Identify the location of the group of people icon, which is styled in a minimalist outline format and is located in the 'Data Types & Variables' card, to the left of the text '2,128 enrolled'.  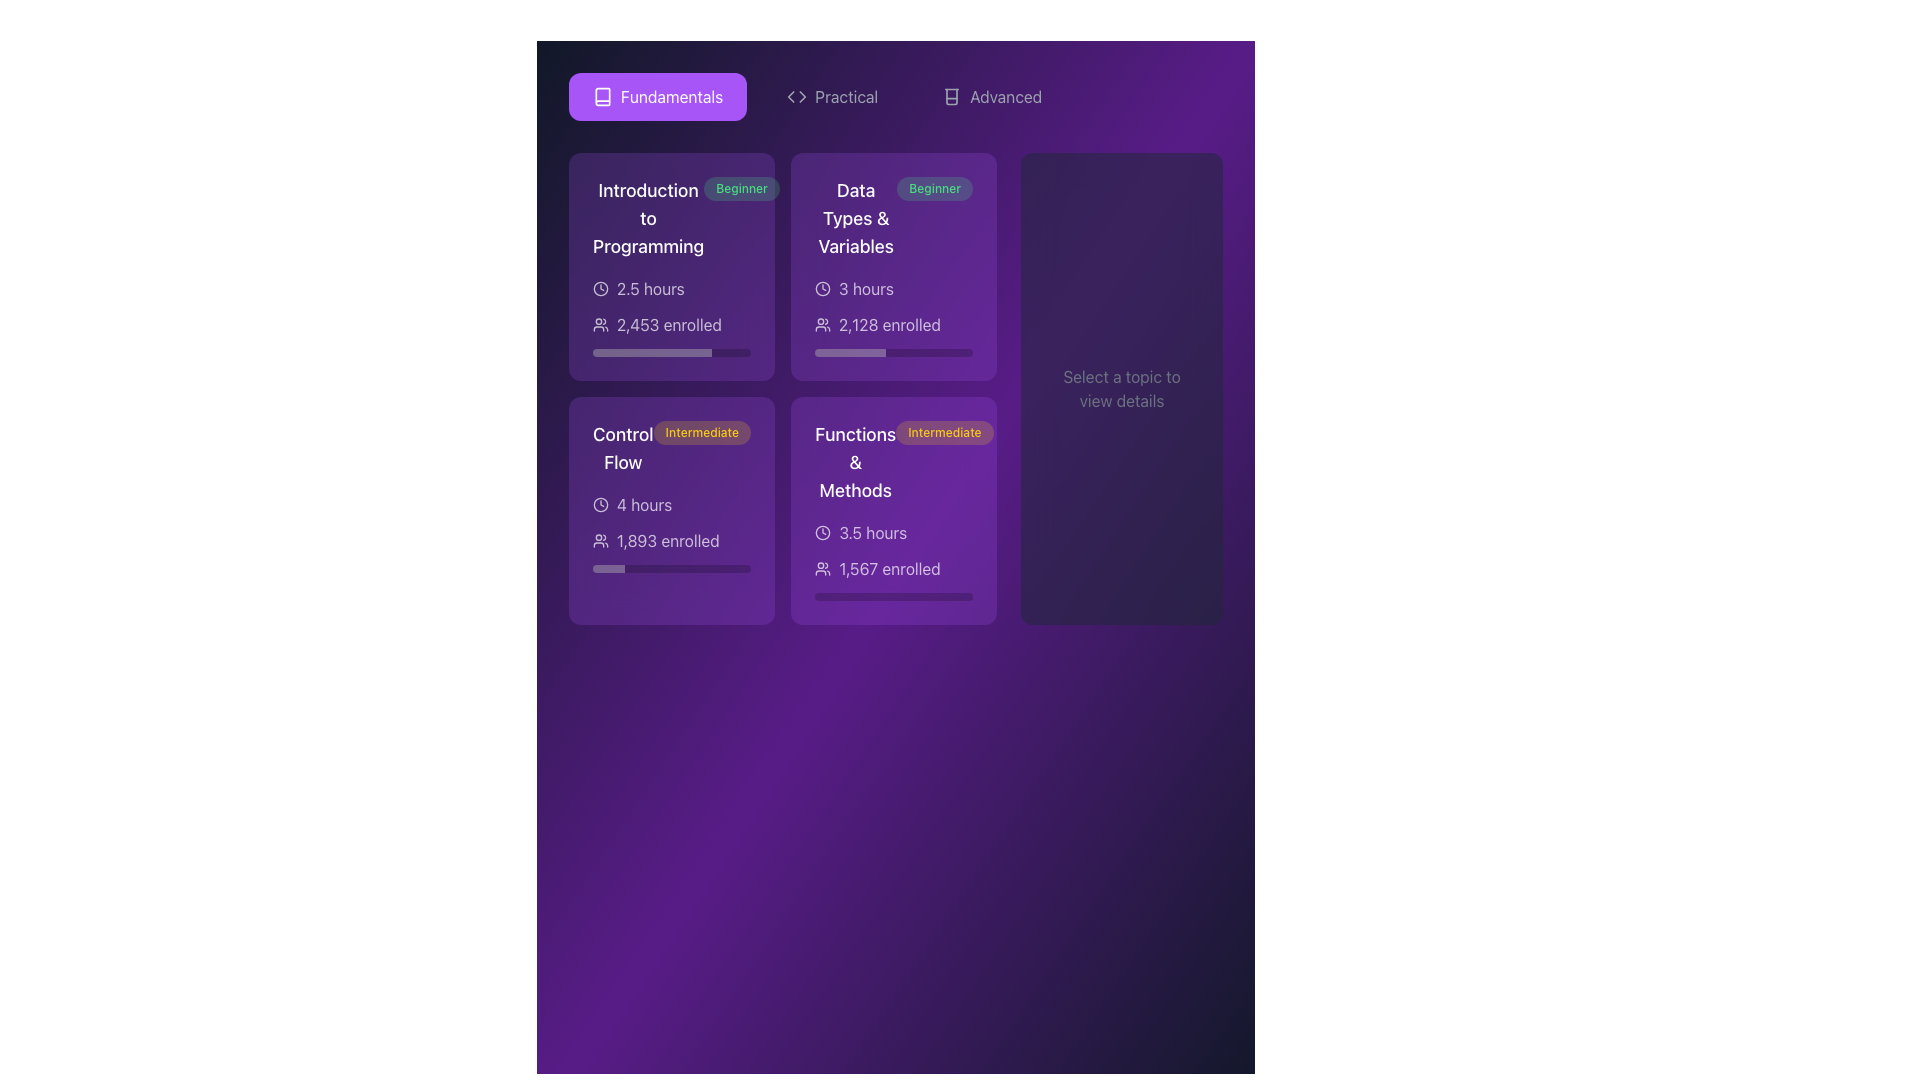
(822, 323).